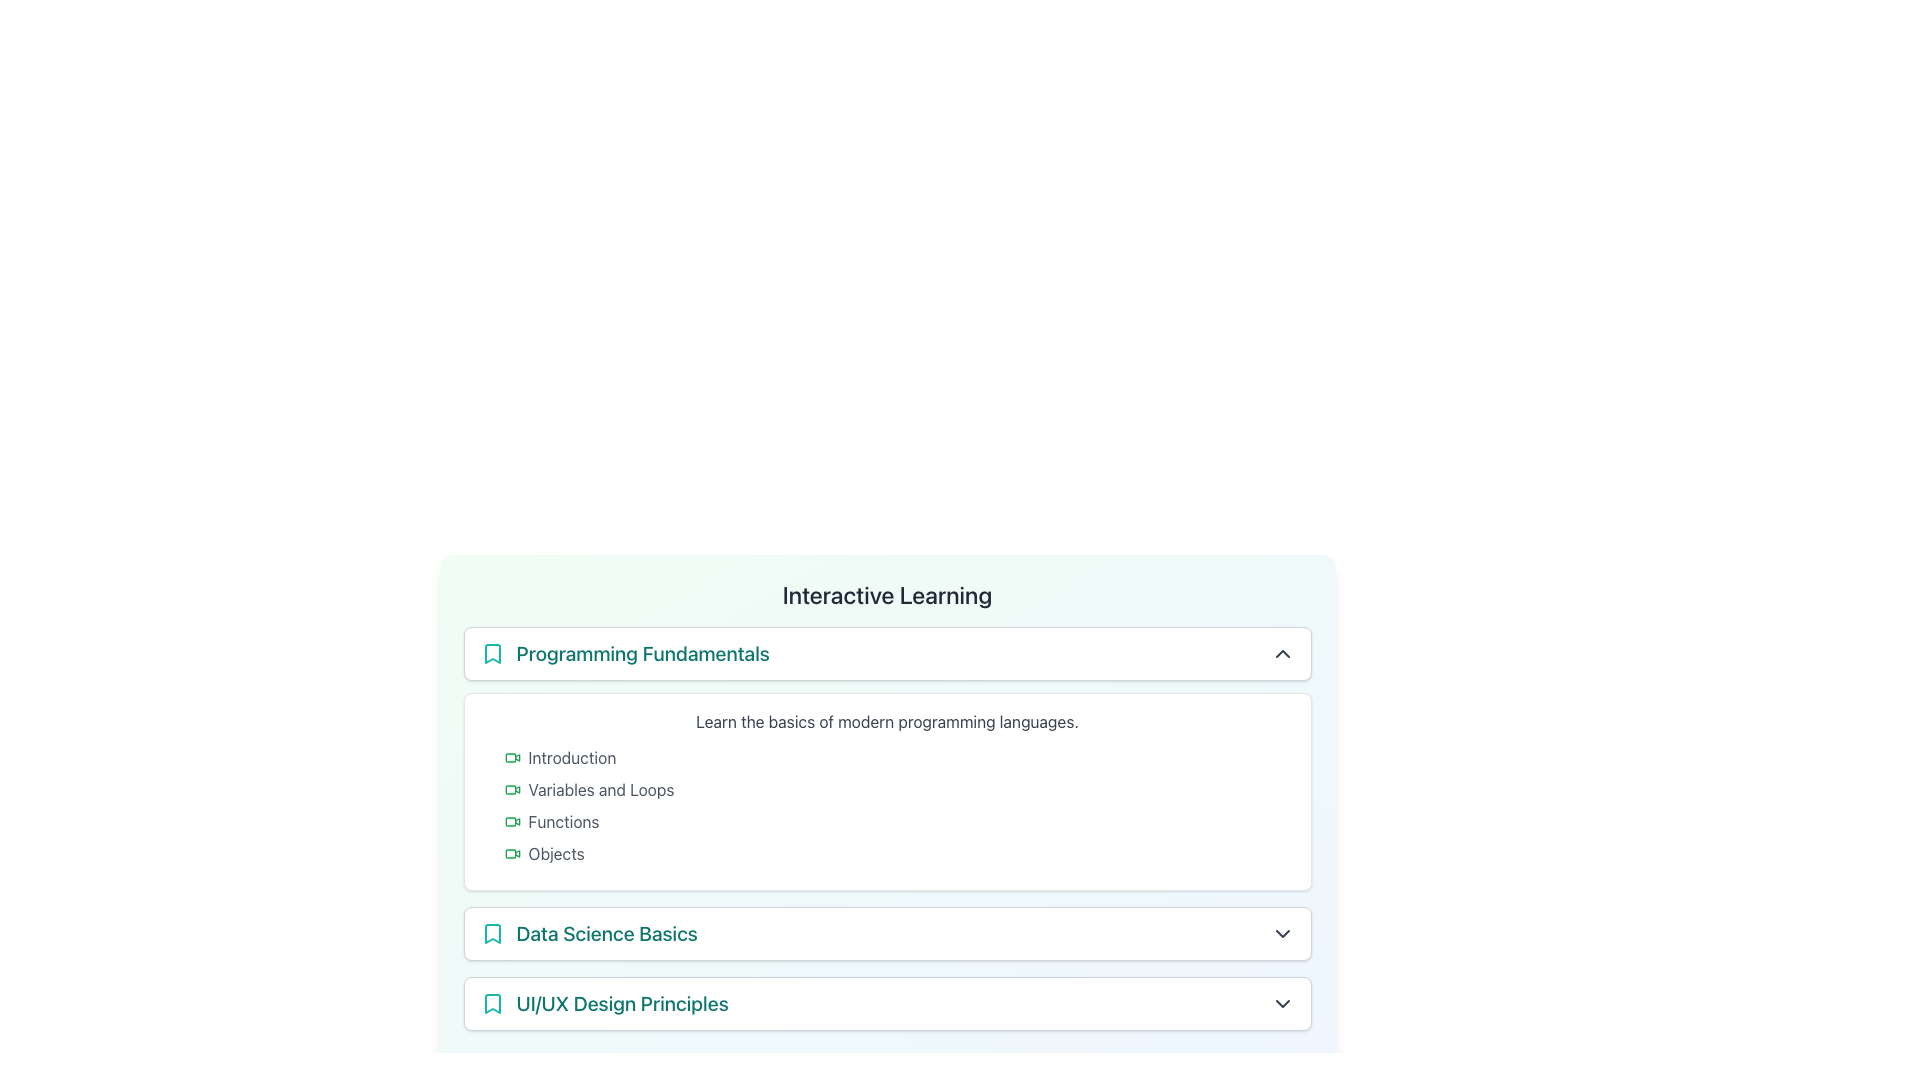  I want to click on the text label that reads 'Learn the basics of modern programming languages.' located within the white rounded rectangle card in the 'Programming Fundamentals' section, so click(886, 721).